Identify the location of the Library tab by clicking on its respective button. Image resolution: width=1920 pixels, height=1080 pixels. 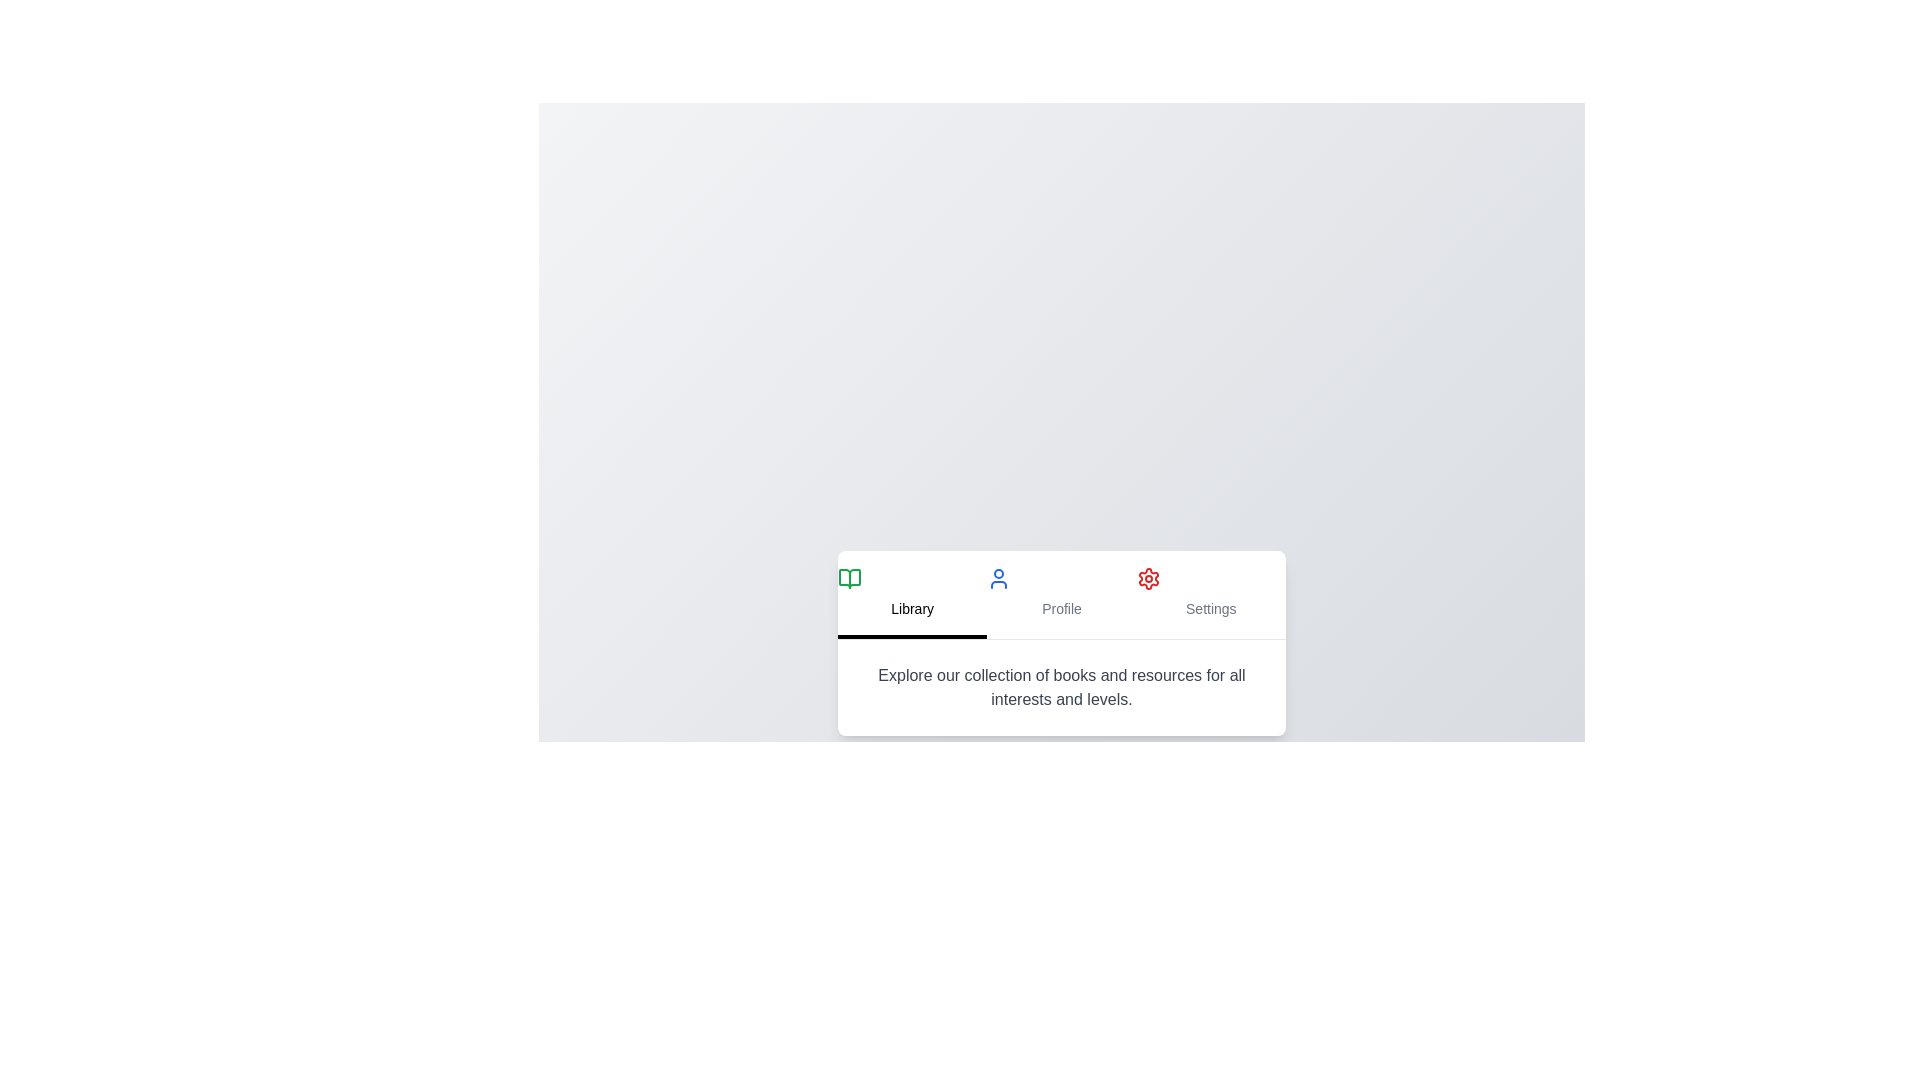
(911, 593).